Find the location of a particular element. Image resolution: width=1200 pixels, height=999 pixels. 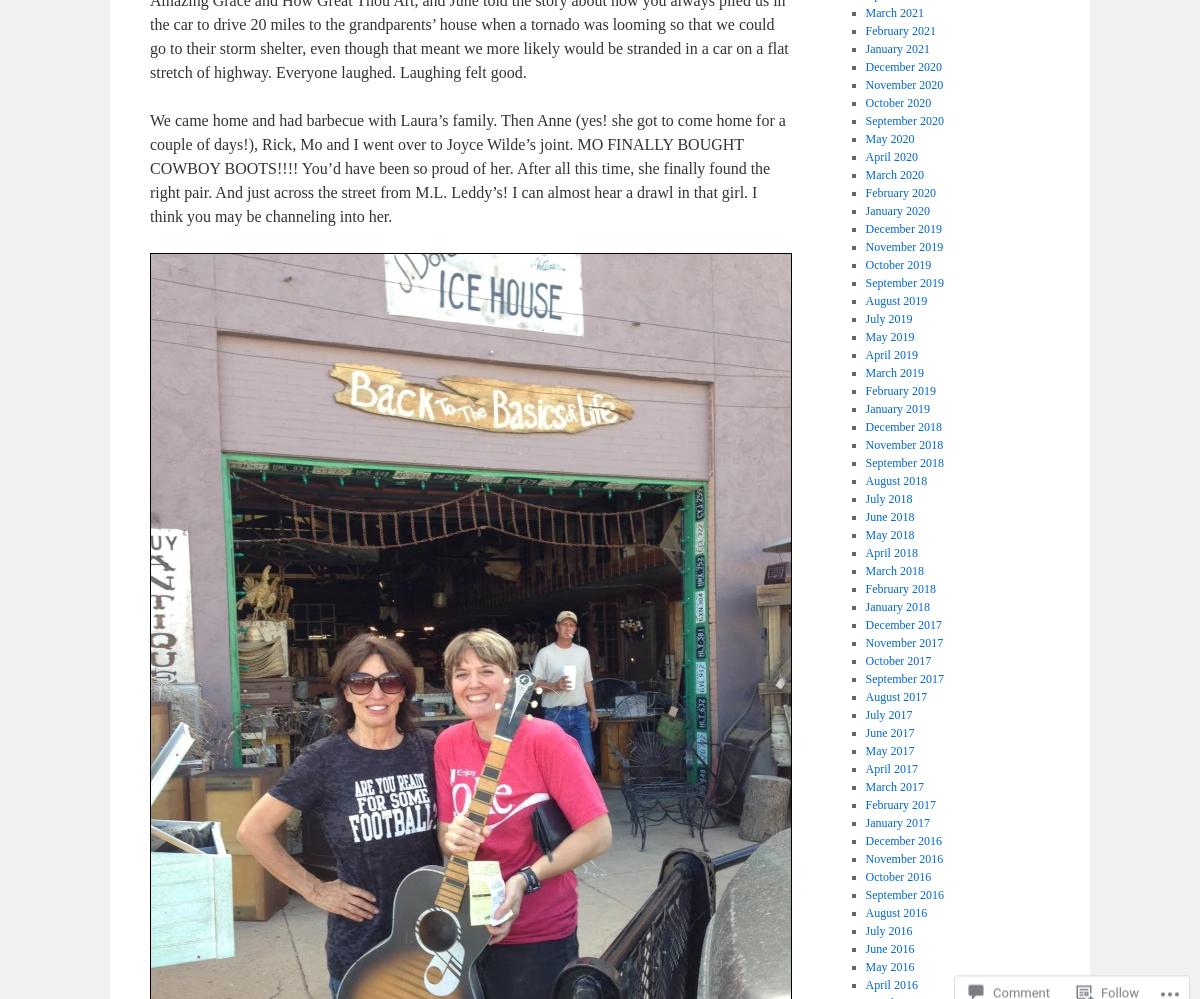

'April 2020' is located at coordinates (863, 157).